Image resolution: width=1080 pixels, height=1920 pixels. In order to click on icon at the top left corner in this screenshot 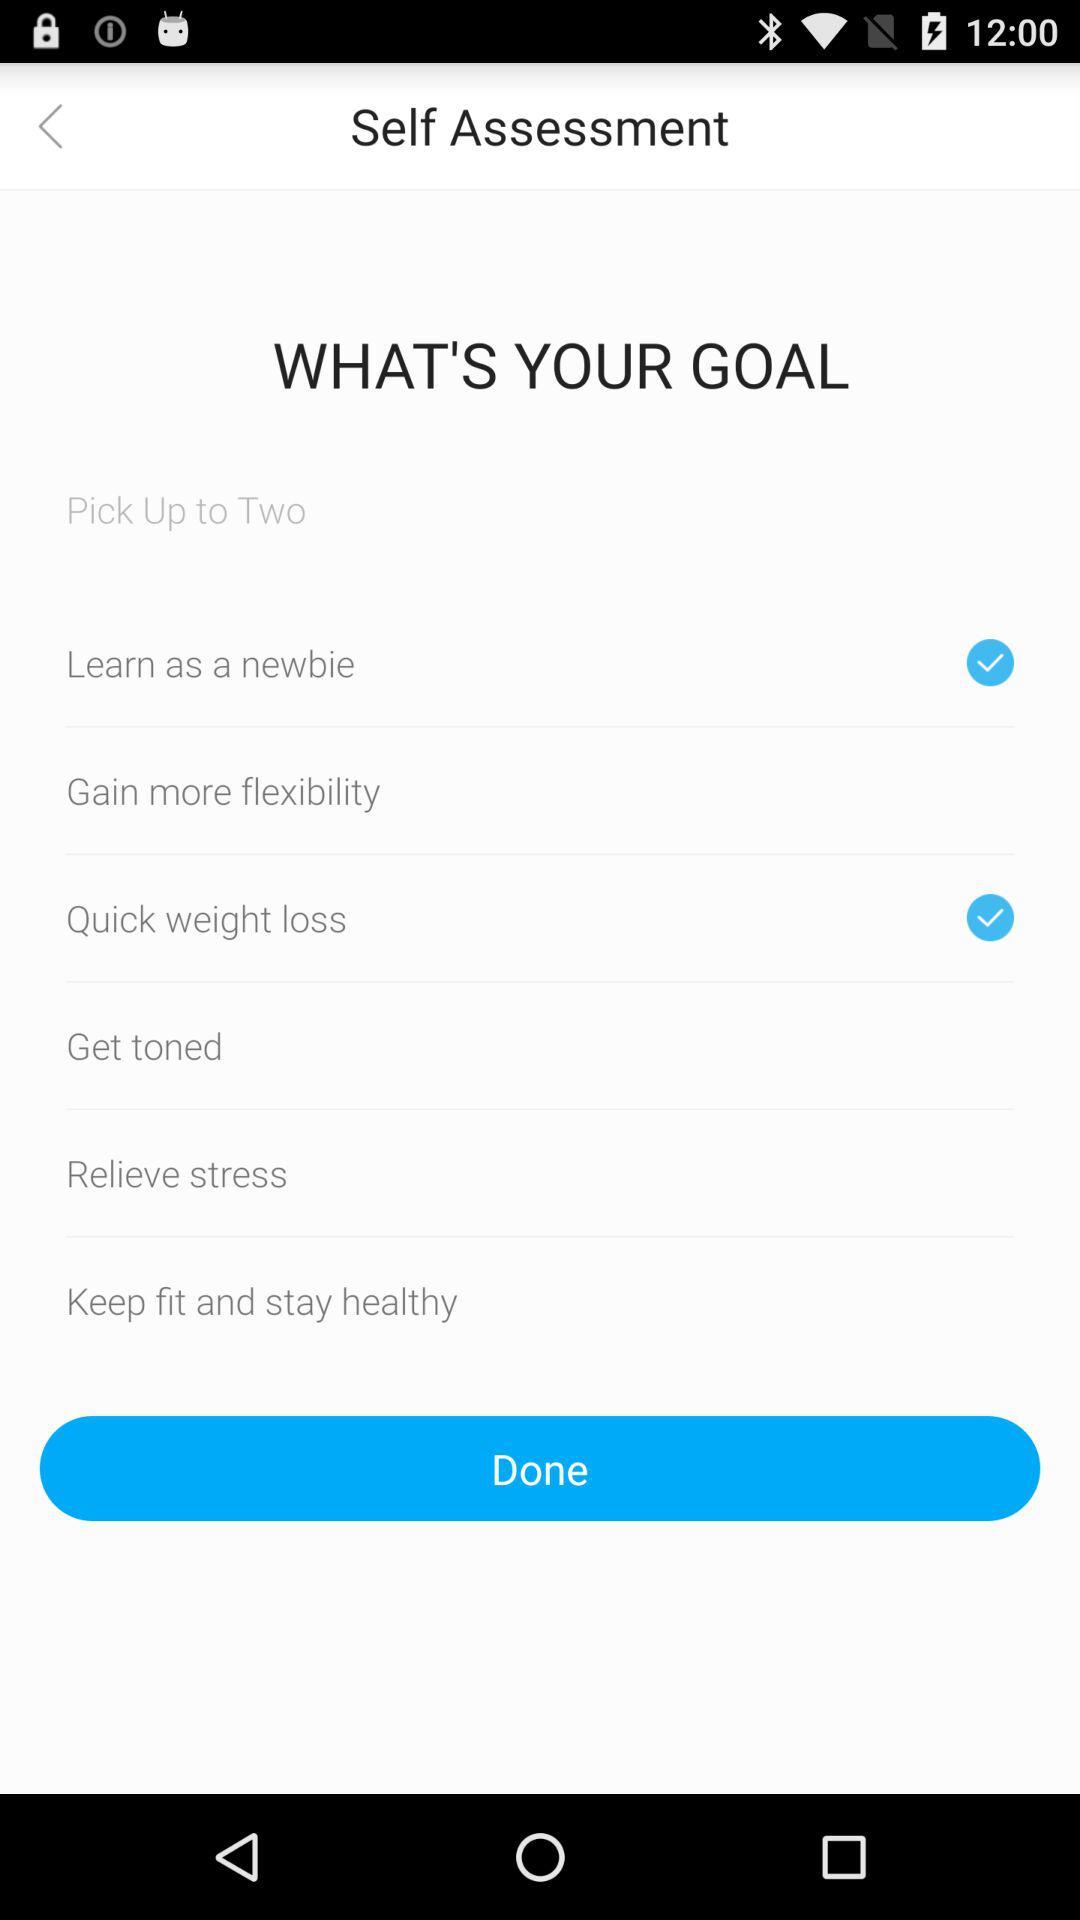, I will do `click(61, 124)`.